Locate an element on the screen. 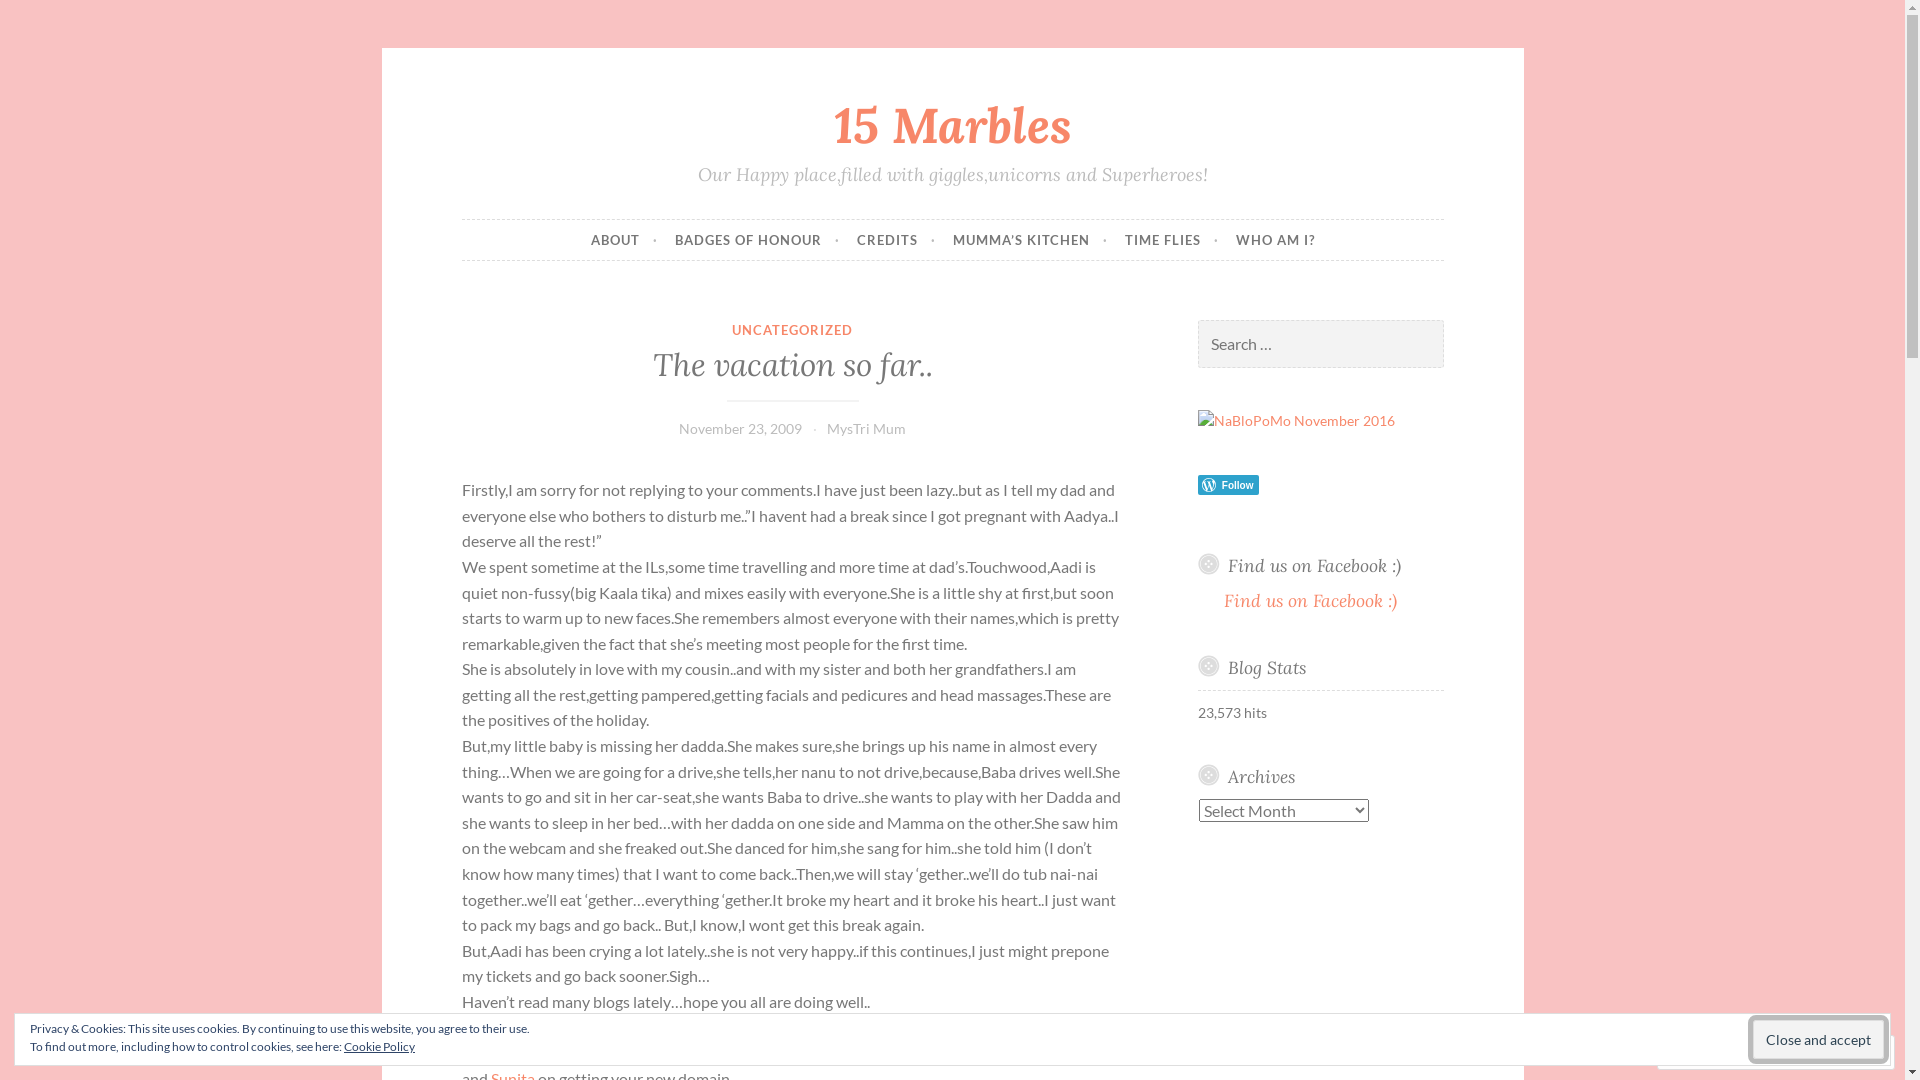  'BADGES OF HONOUR' is located at coordinates (673, 238).